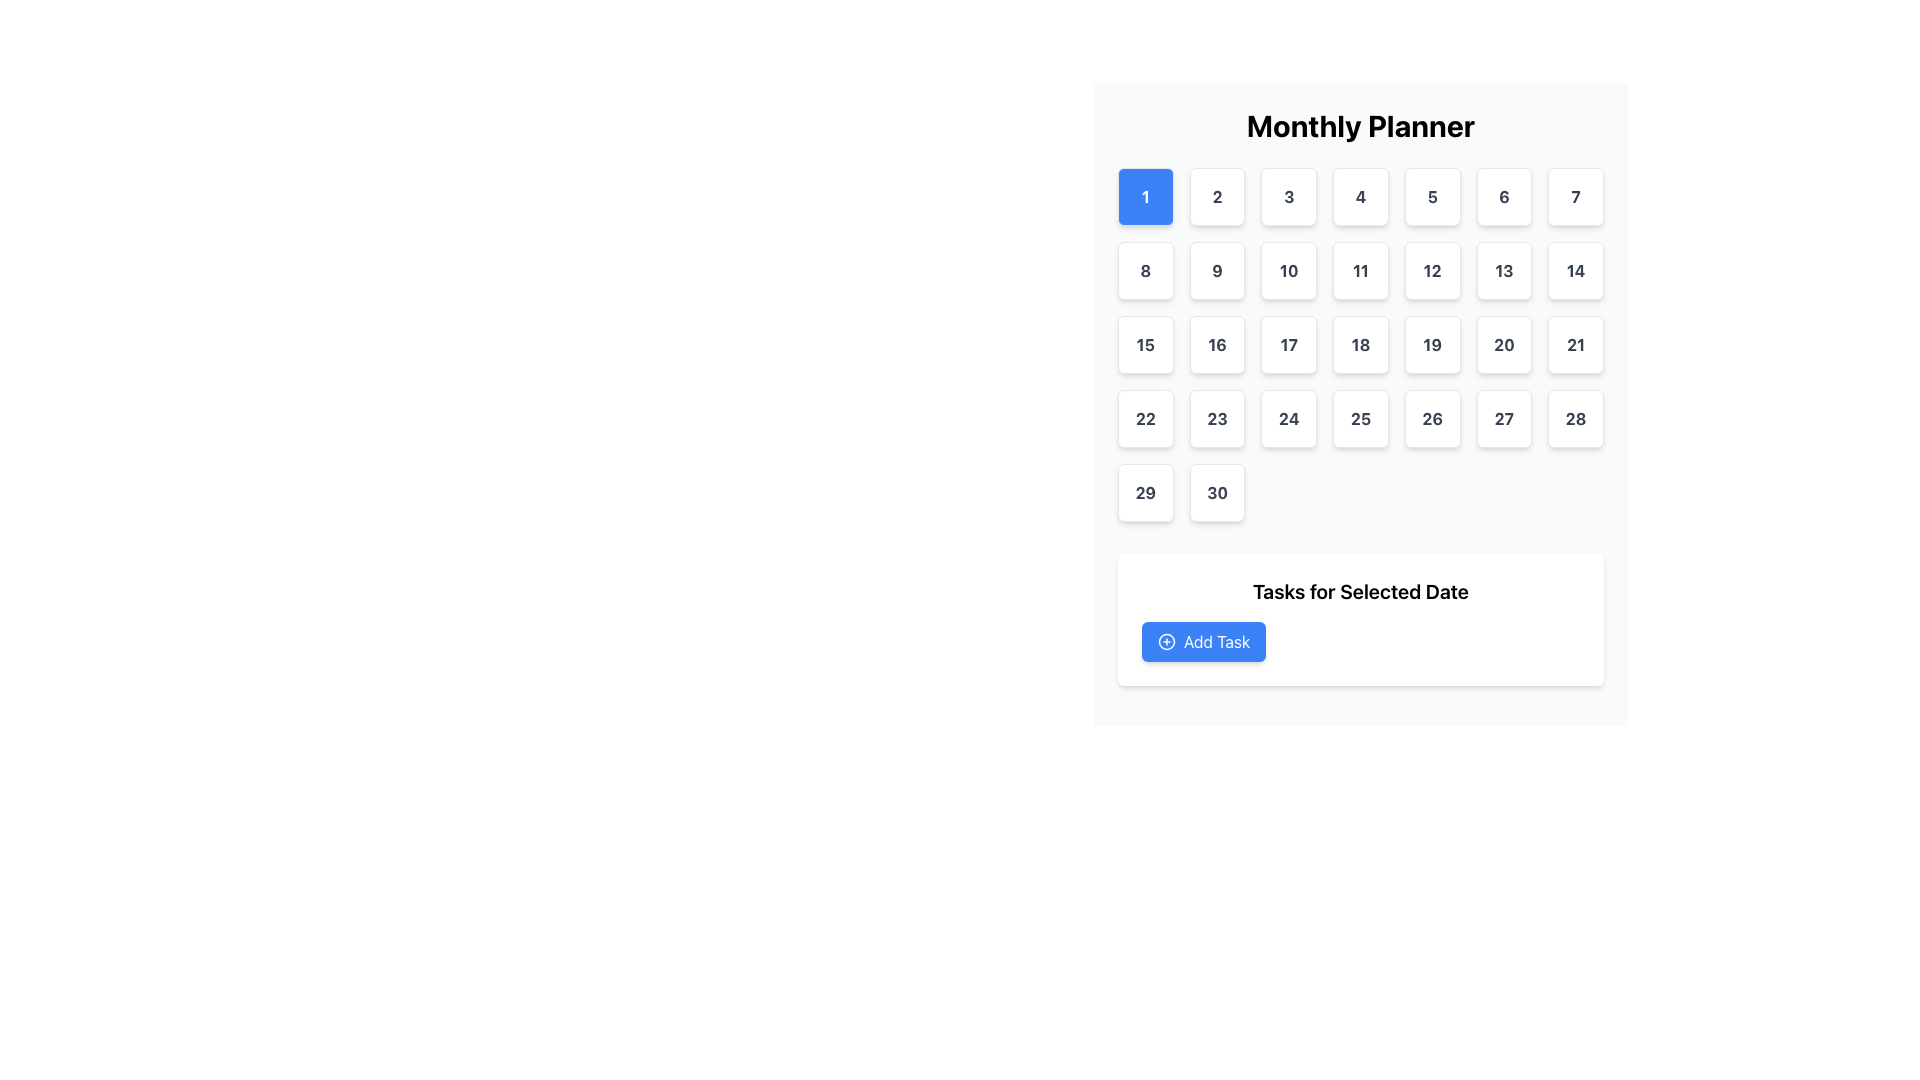 This screenshot has height=1080, width=1920. I want to click on the button displaying the number '5' in bold text, so click(1431, 196).